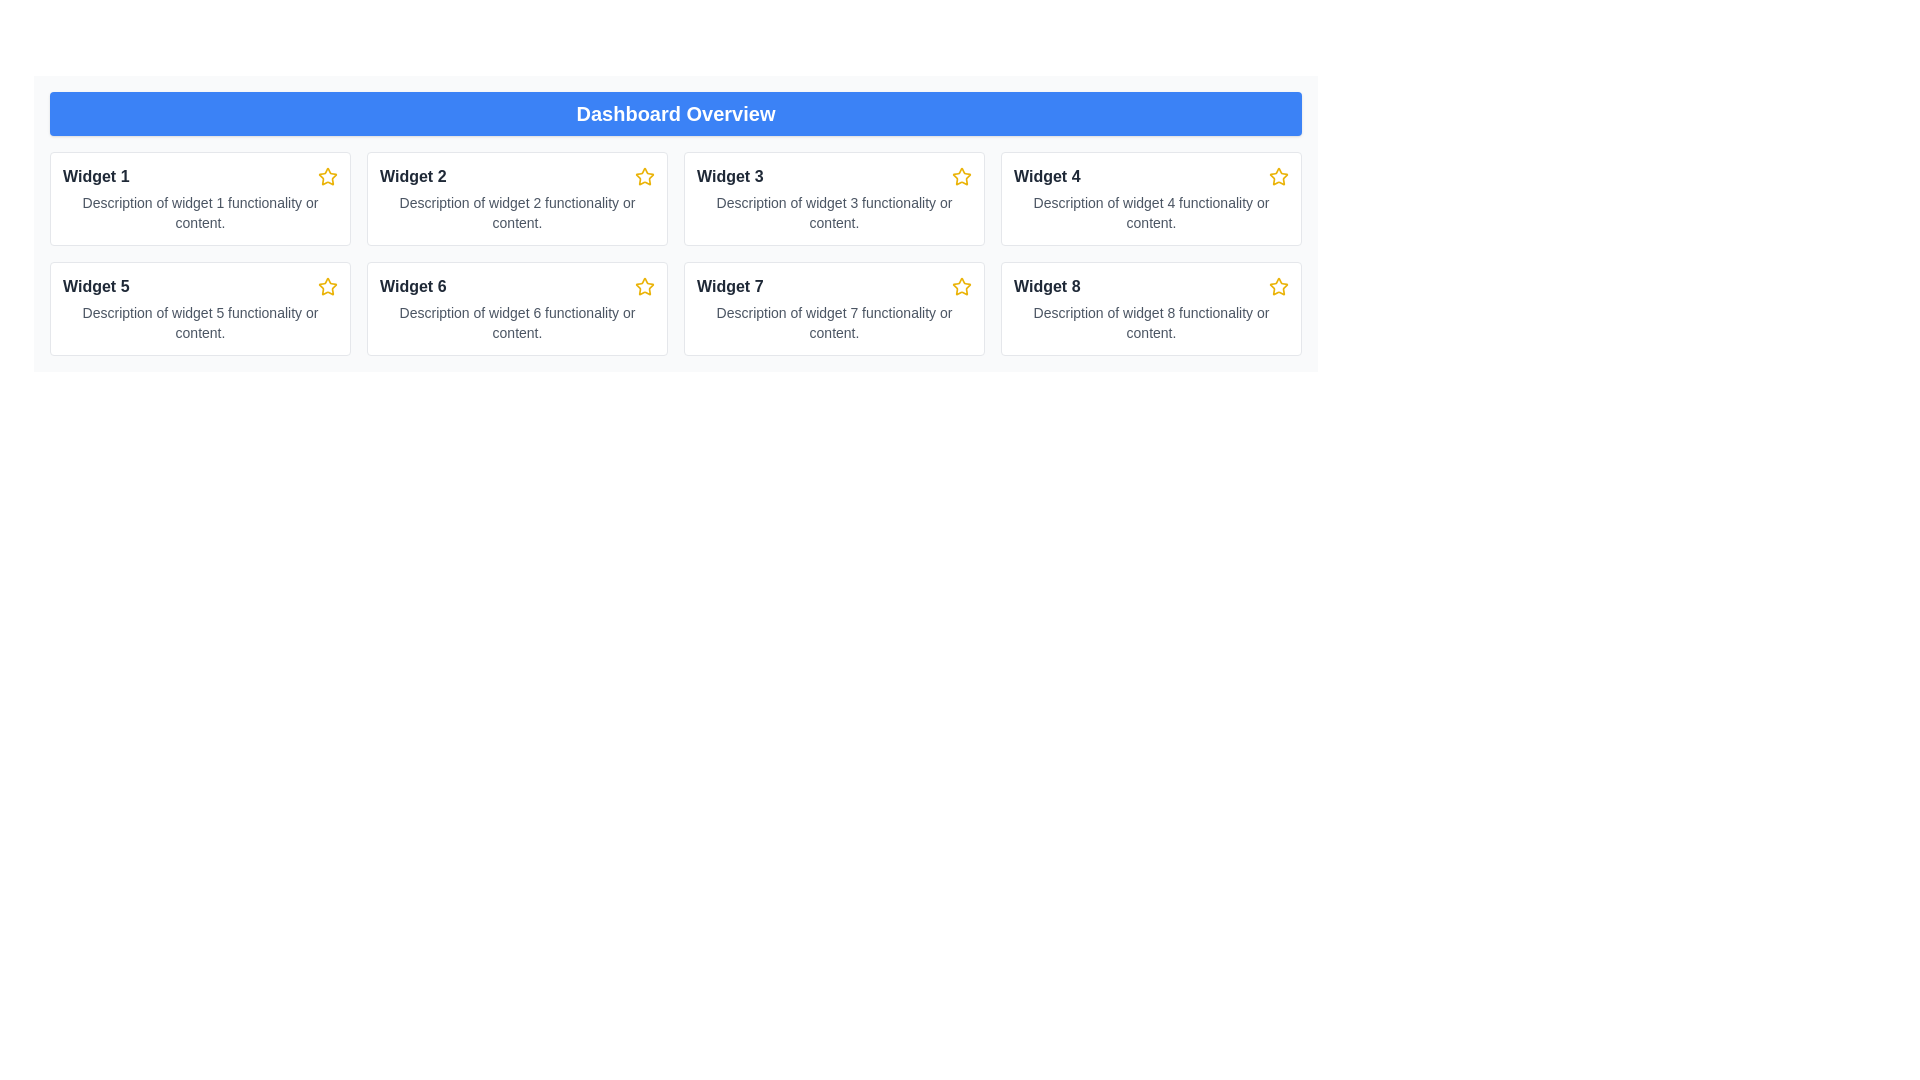 The height and width of the screenshot is (1080, 1920). What do you see at coordinates (1151, 212) in the screenshot?
I see `the Text label that describes the functionality of 'Widget 4', located in the second column of the second row of the dashboard grid layout` at bounding box center [1151, 212].